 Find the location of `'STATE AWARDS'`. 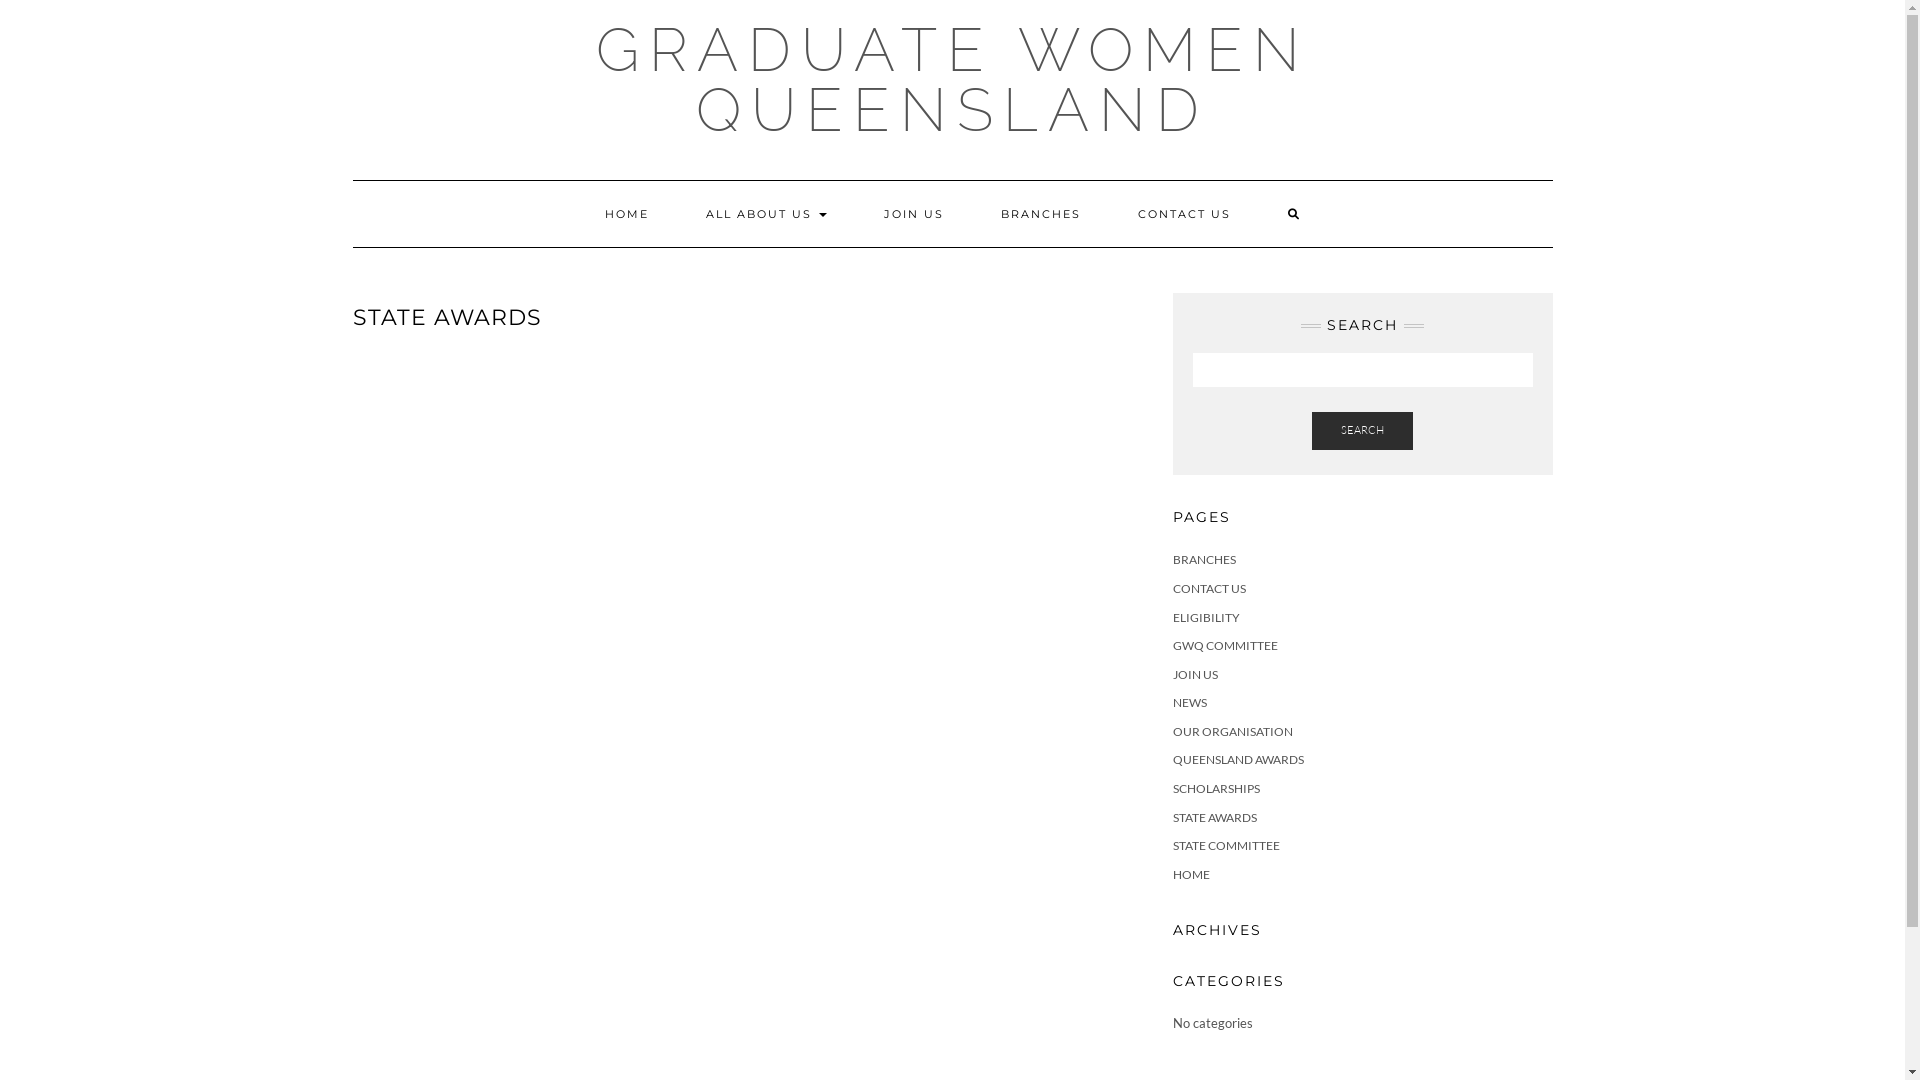

'STATE AWARDS' is located at coordinates (1213, 817).